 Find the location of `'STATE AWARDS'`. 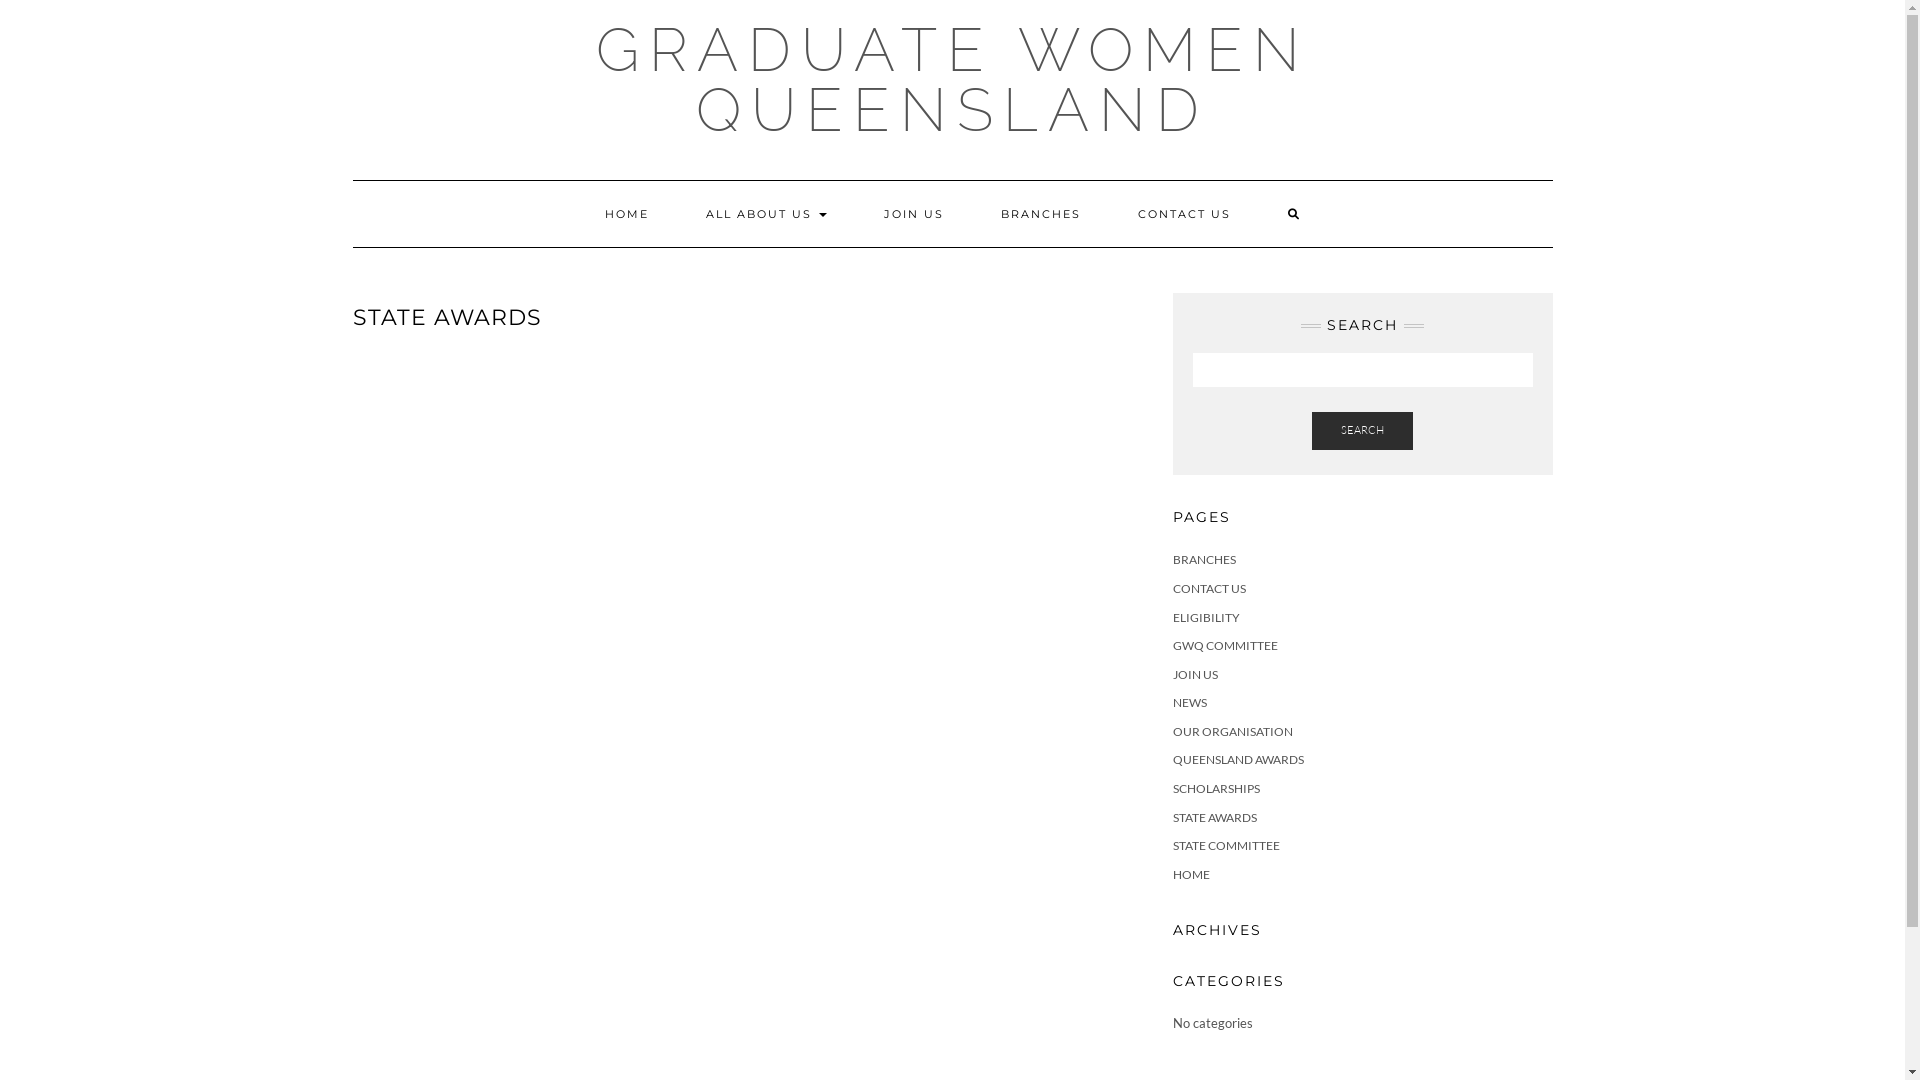

'STATE AWARDS' is located at coordinates (1213, 817).